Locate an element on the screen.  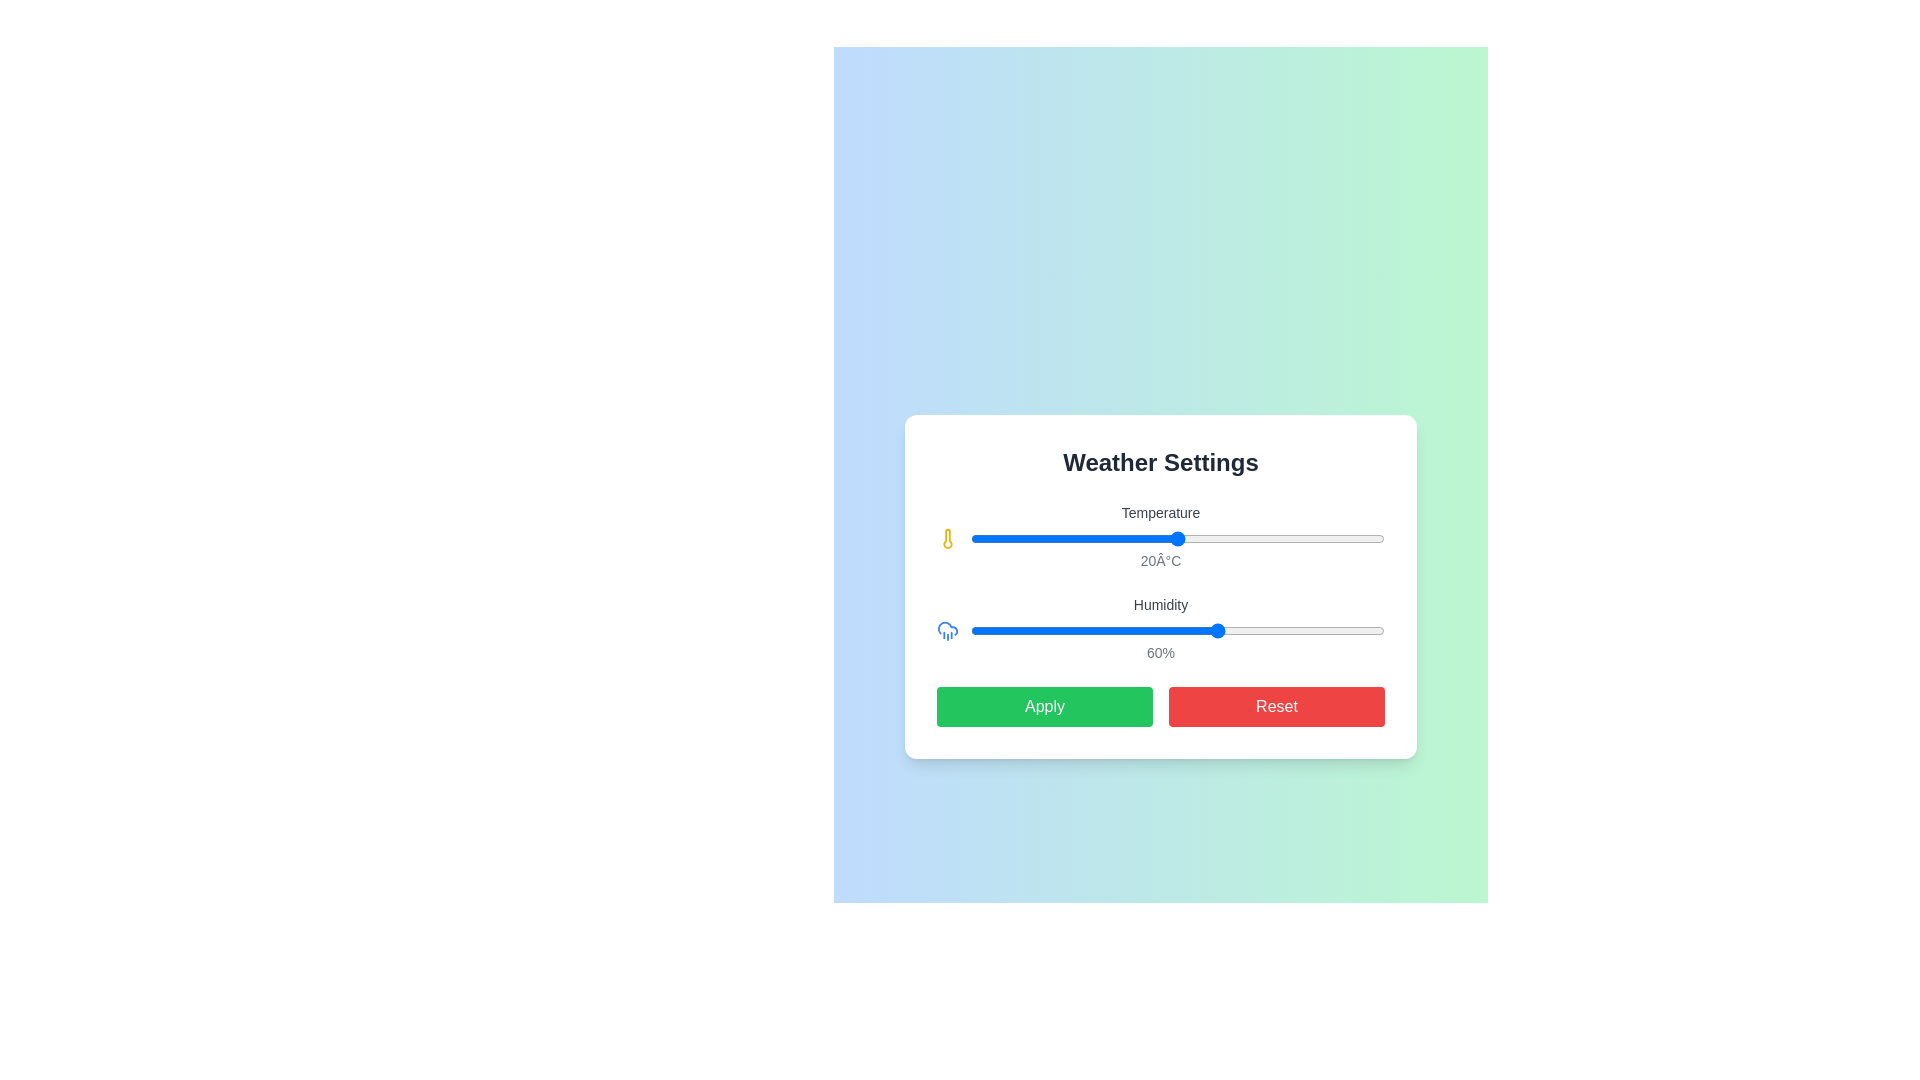
humidity is located at coordinates (995, 631).